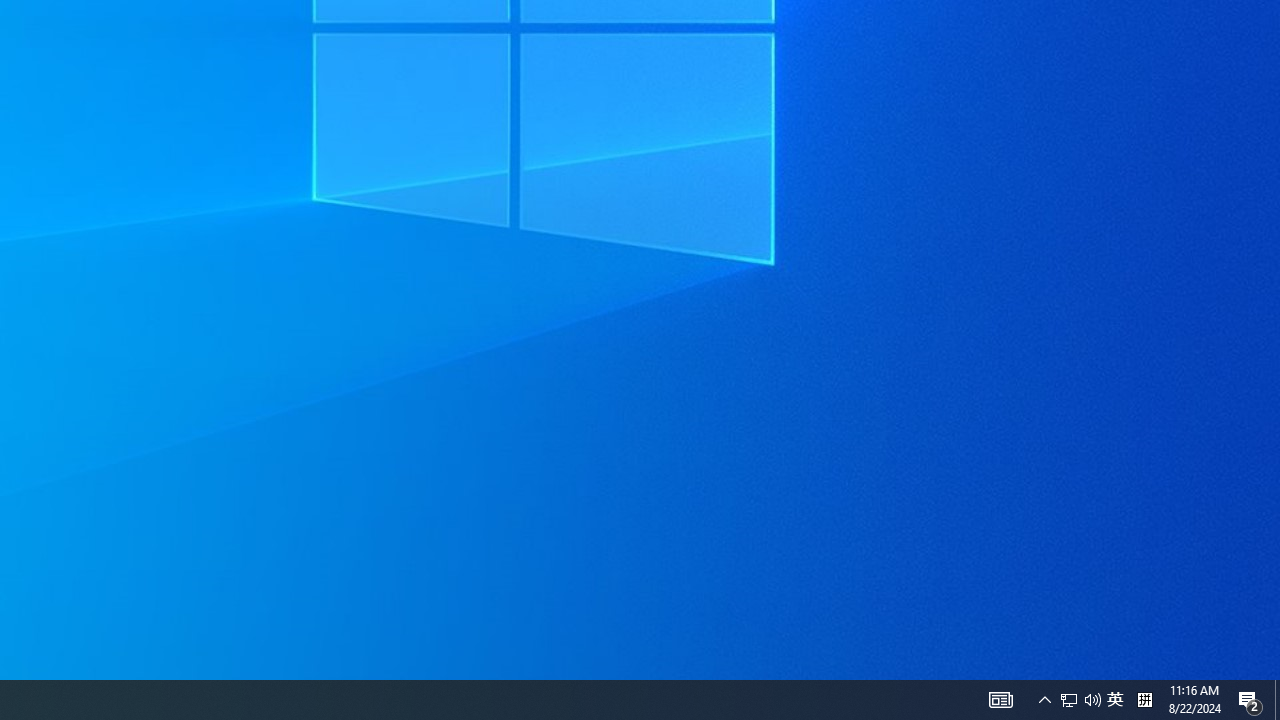  I want to click on 'Q2790: 100%', so click(1092, 698).